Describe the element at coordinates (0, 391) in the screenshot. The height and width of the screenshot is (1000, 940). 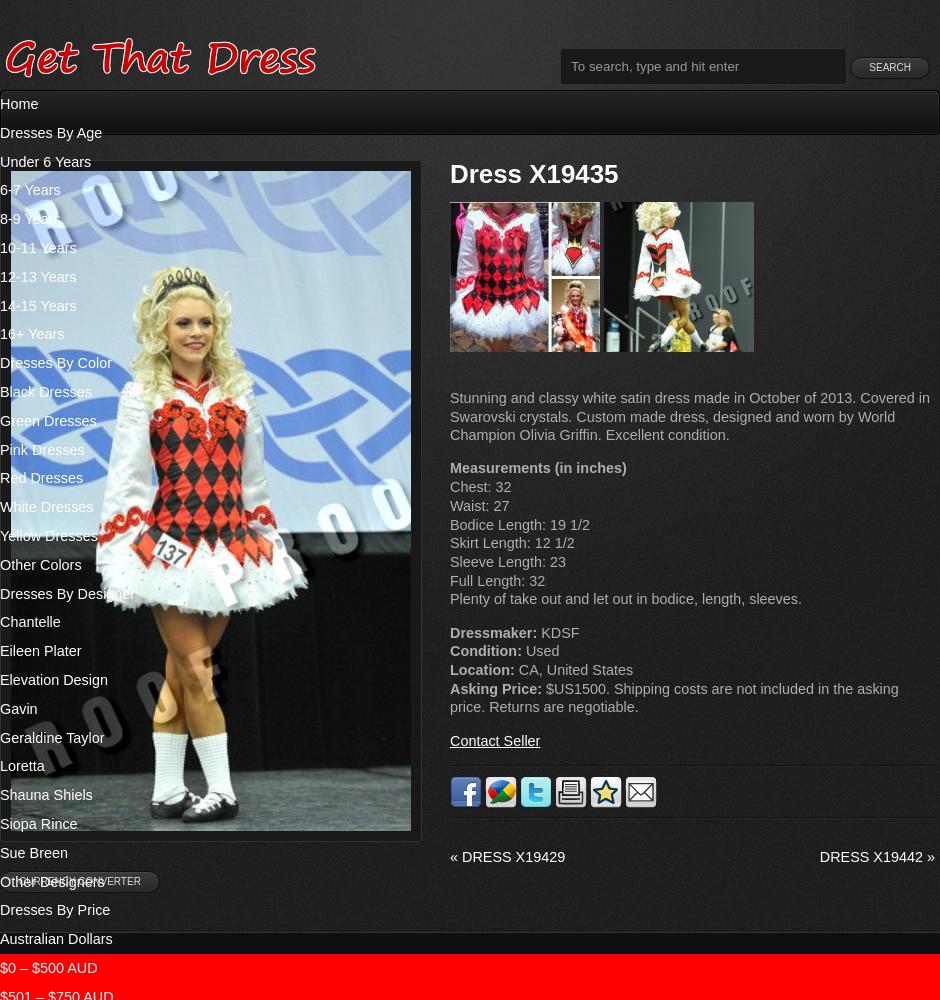
I see `'Black Dresses'` at that location.